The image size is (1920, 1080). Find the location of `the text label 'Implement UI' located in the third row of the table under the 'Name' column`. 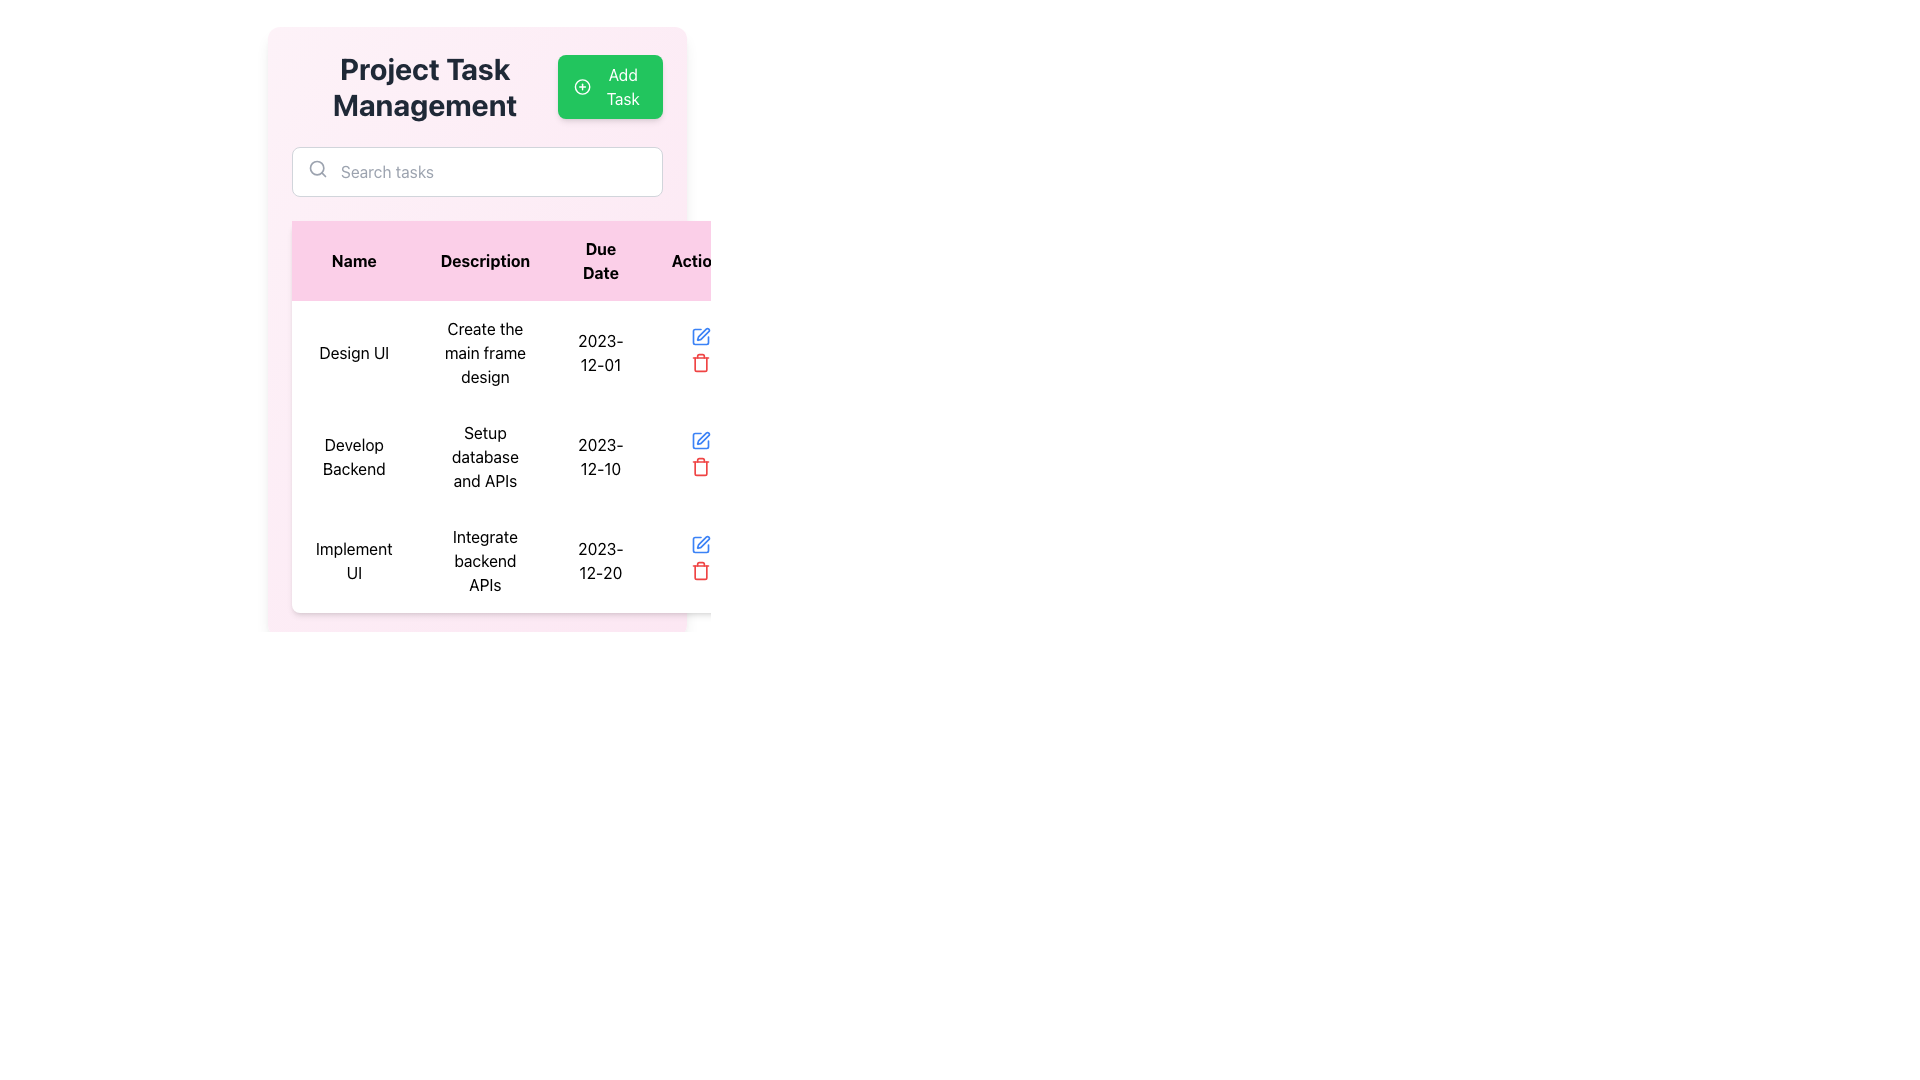

the text label 'Implement UI' located in the third row of the table under the 'Name' column is located at coordinates (354, 560).